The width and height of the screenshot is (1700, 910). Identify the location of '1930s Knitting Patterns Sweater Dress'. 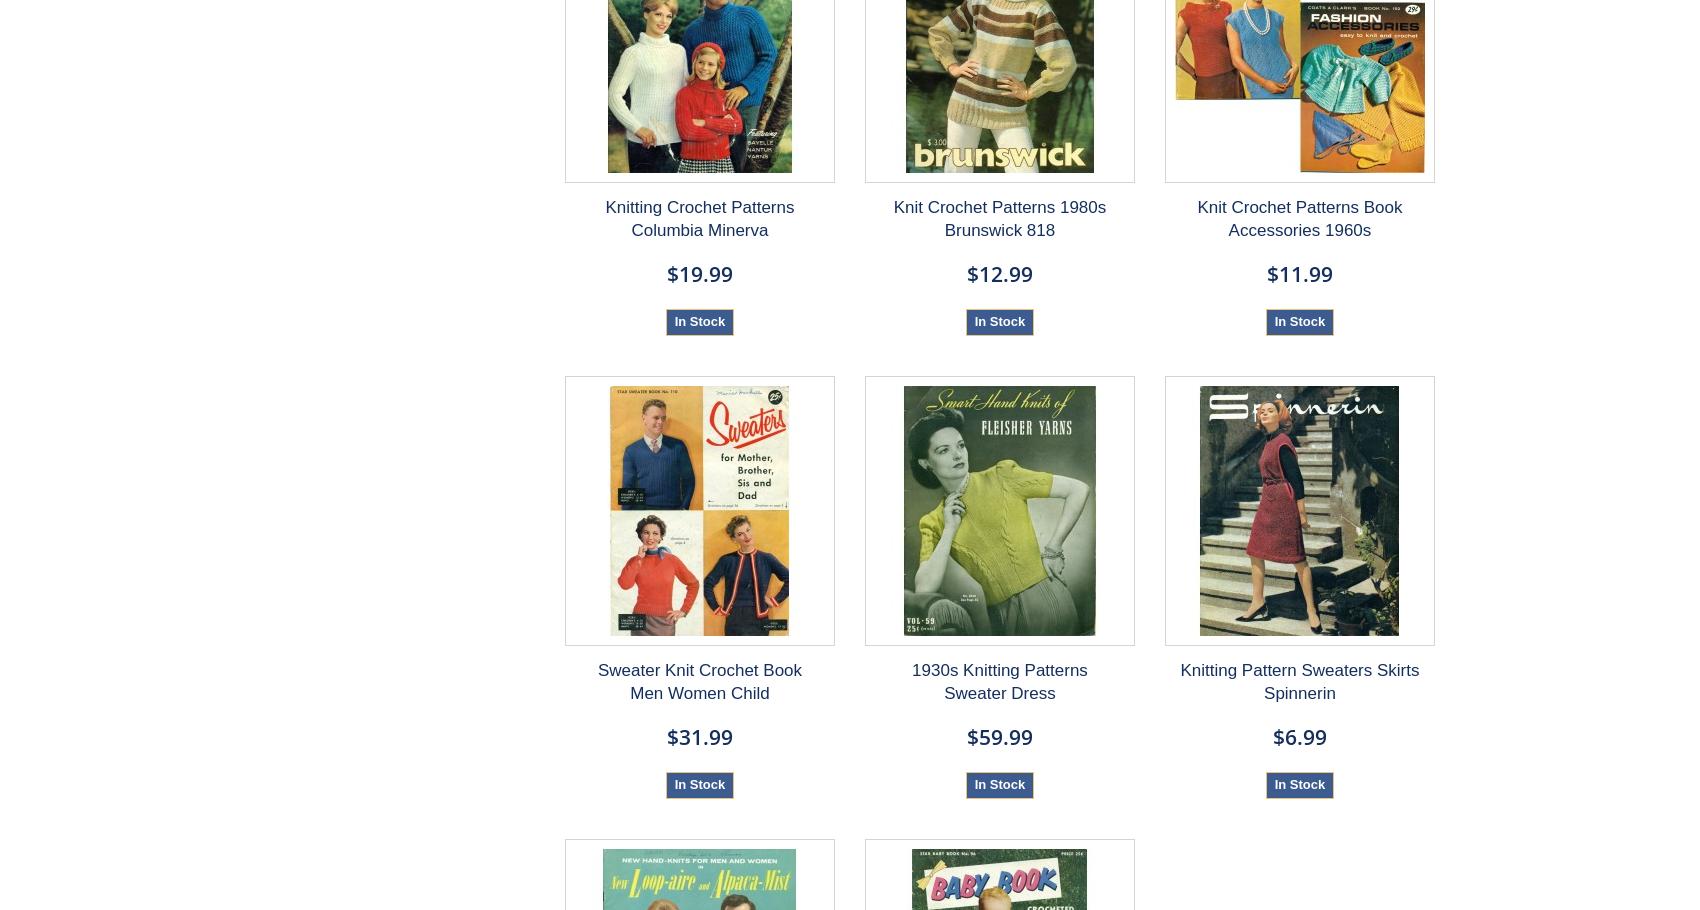
(998, 680).